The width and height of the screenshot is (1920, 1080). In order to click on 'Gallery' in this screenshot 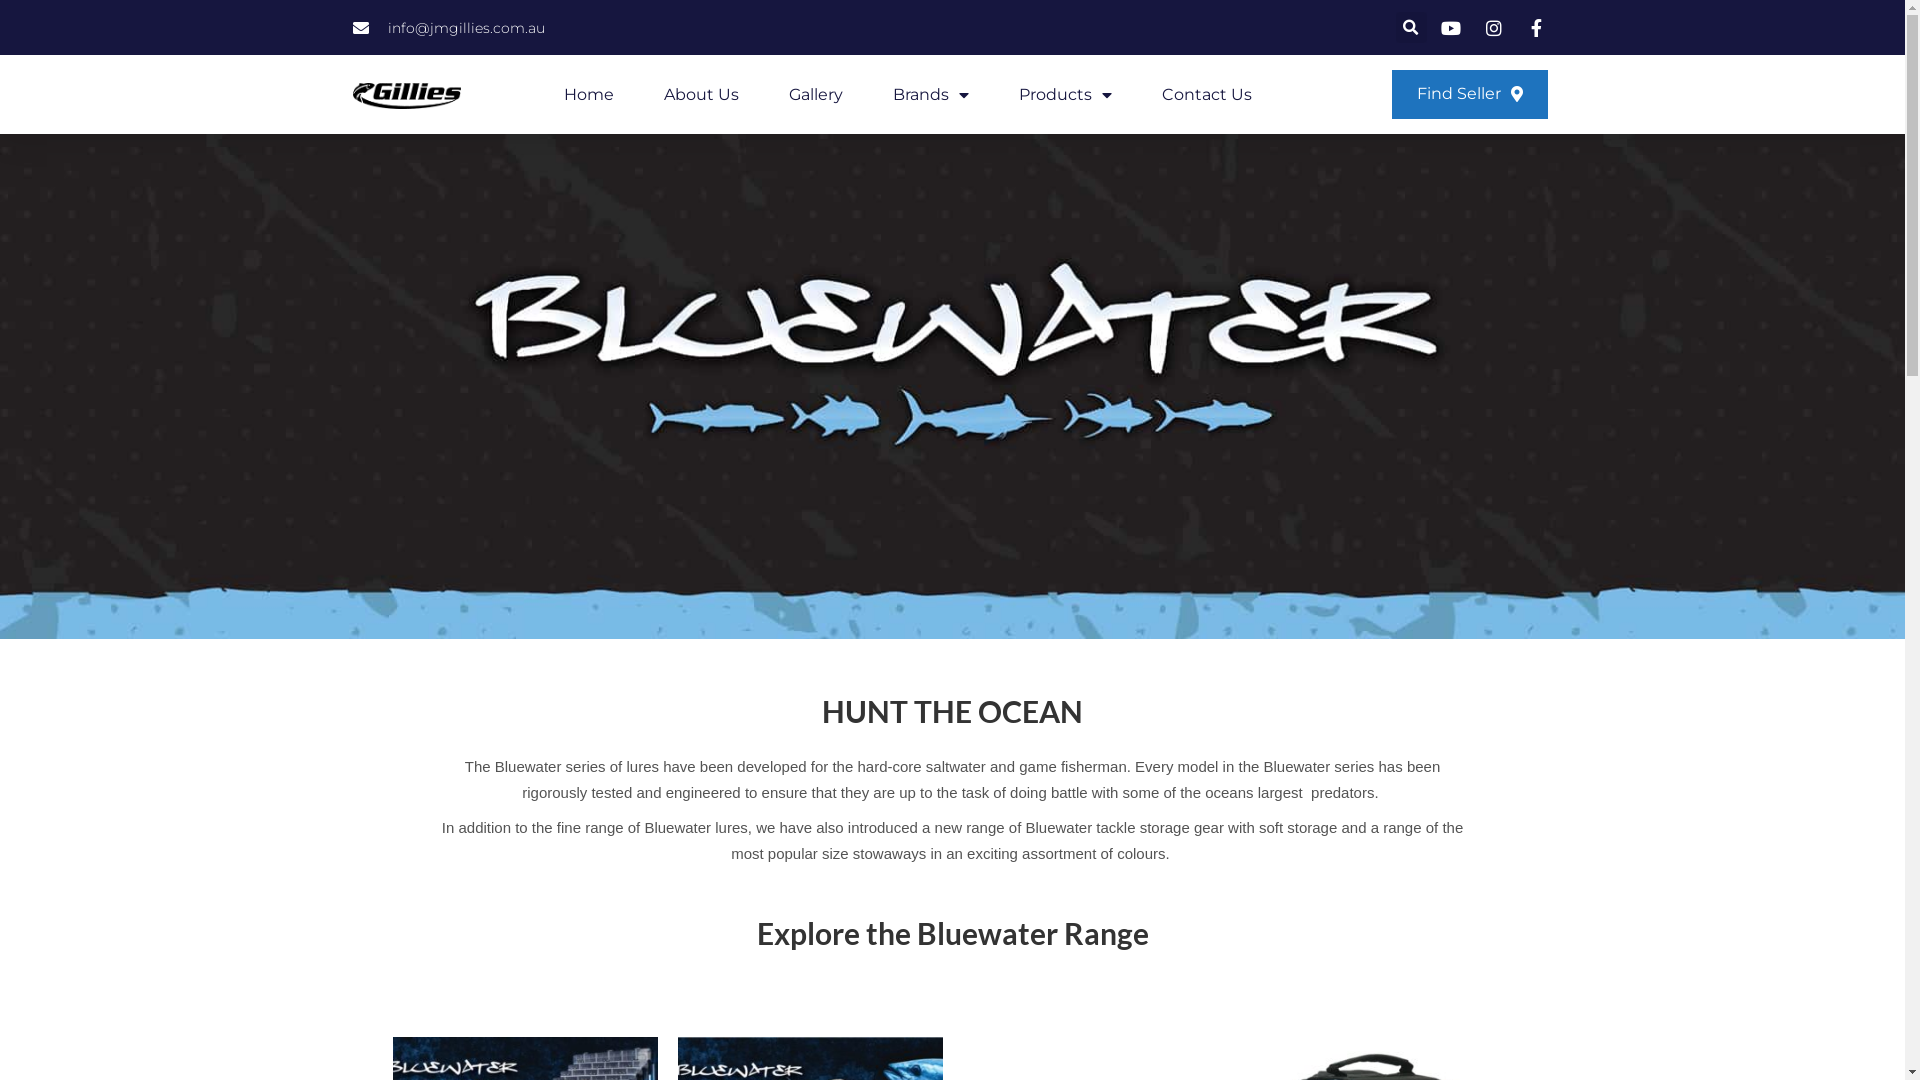, I will do `click(816, 95)`.